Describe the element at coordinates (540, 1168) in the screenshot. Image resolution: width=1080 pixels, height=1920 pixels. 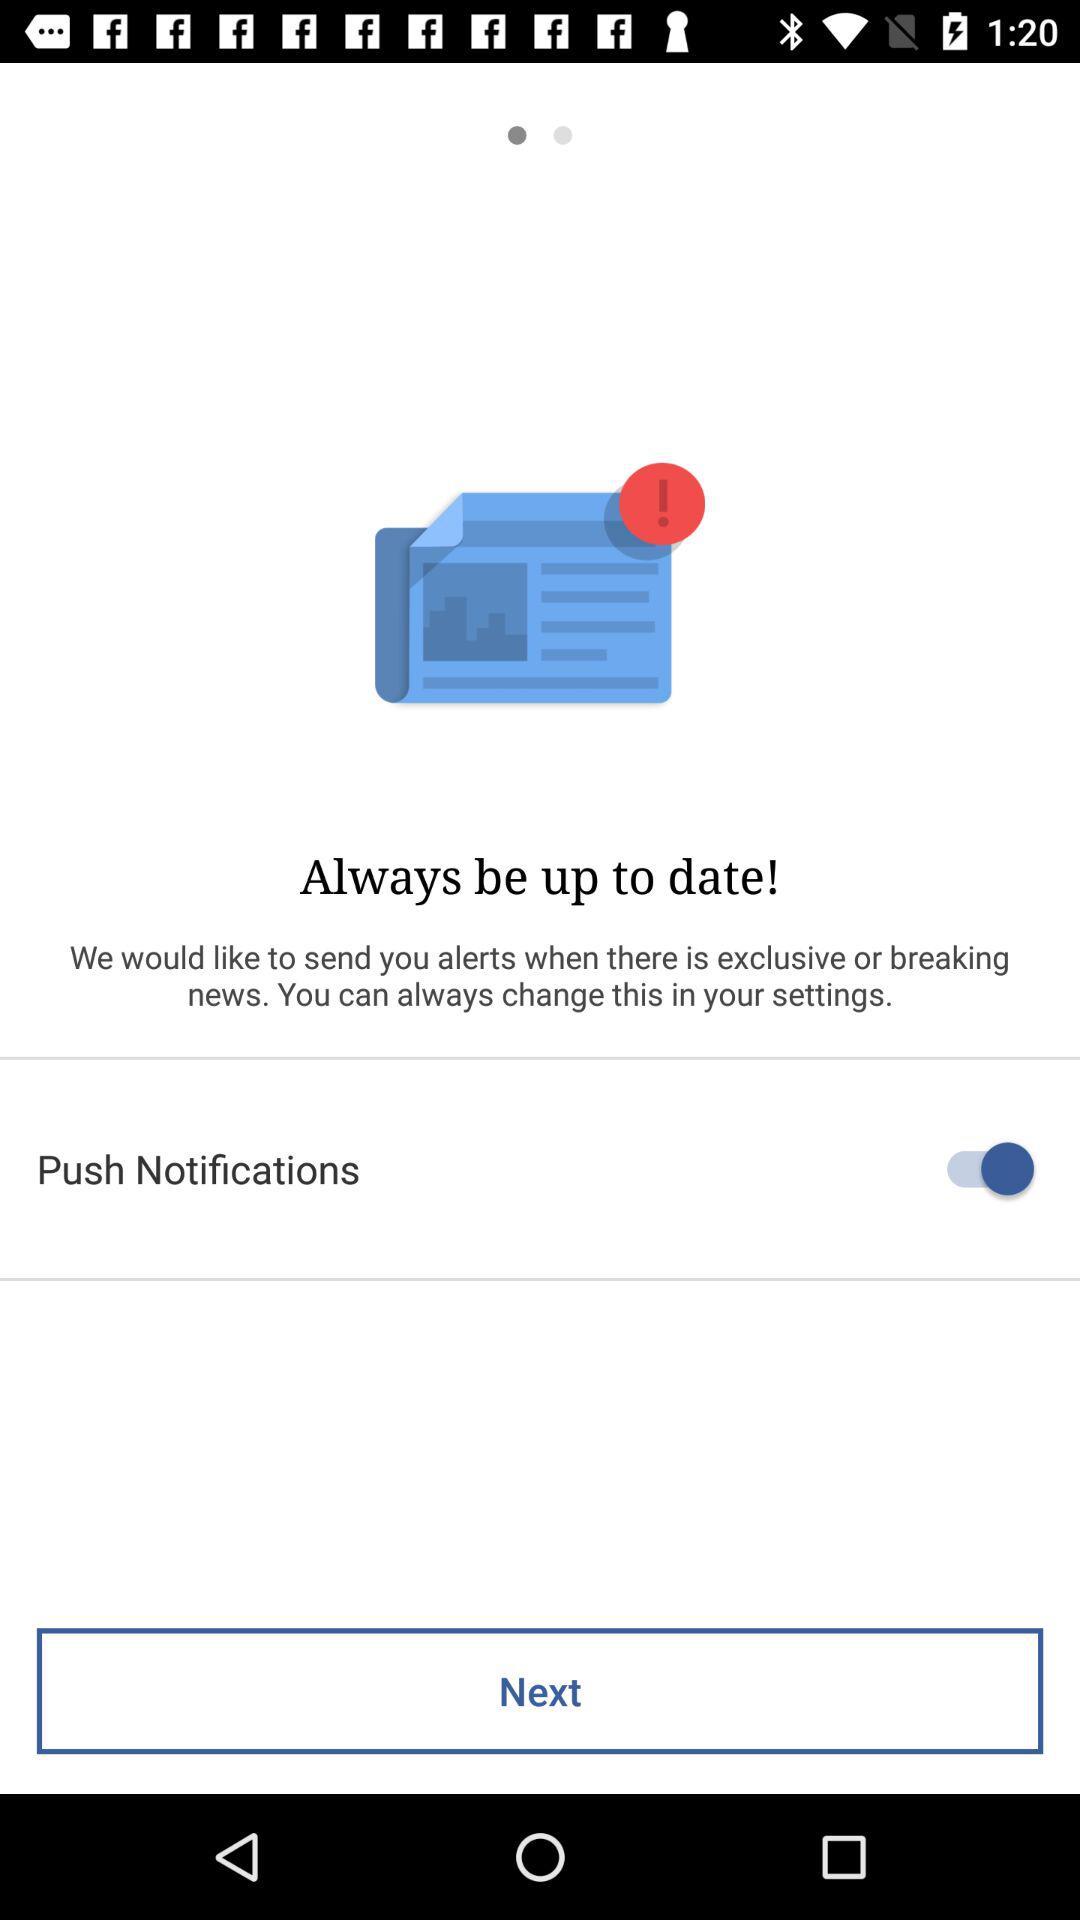
I see `the push notifications` at that location.